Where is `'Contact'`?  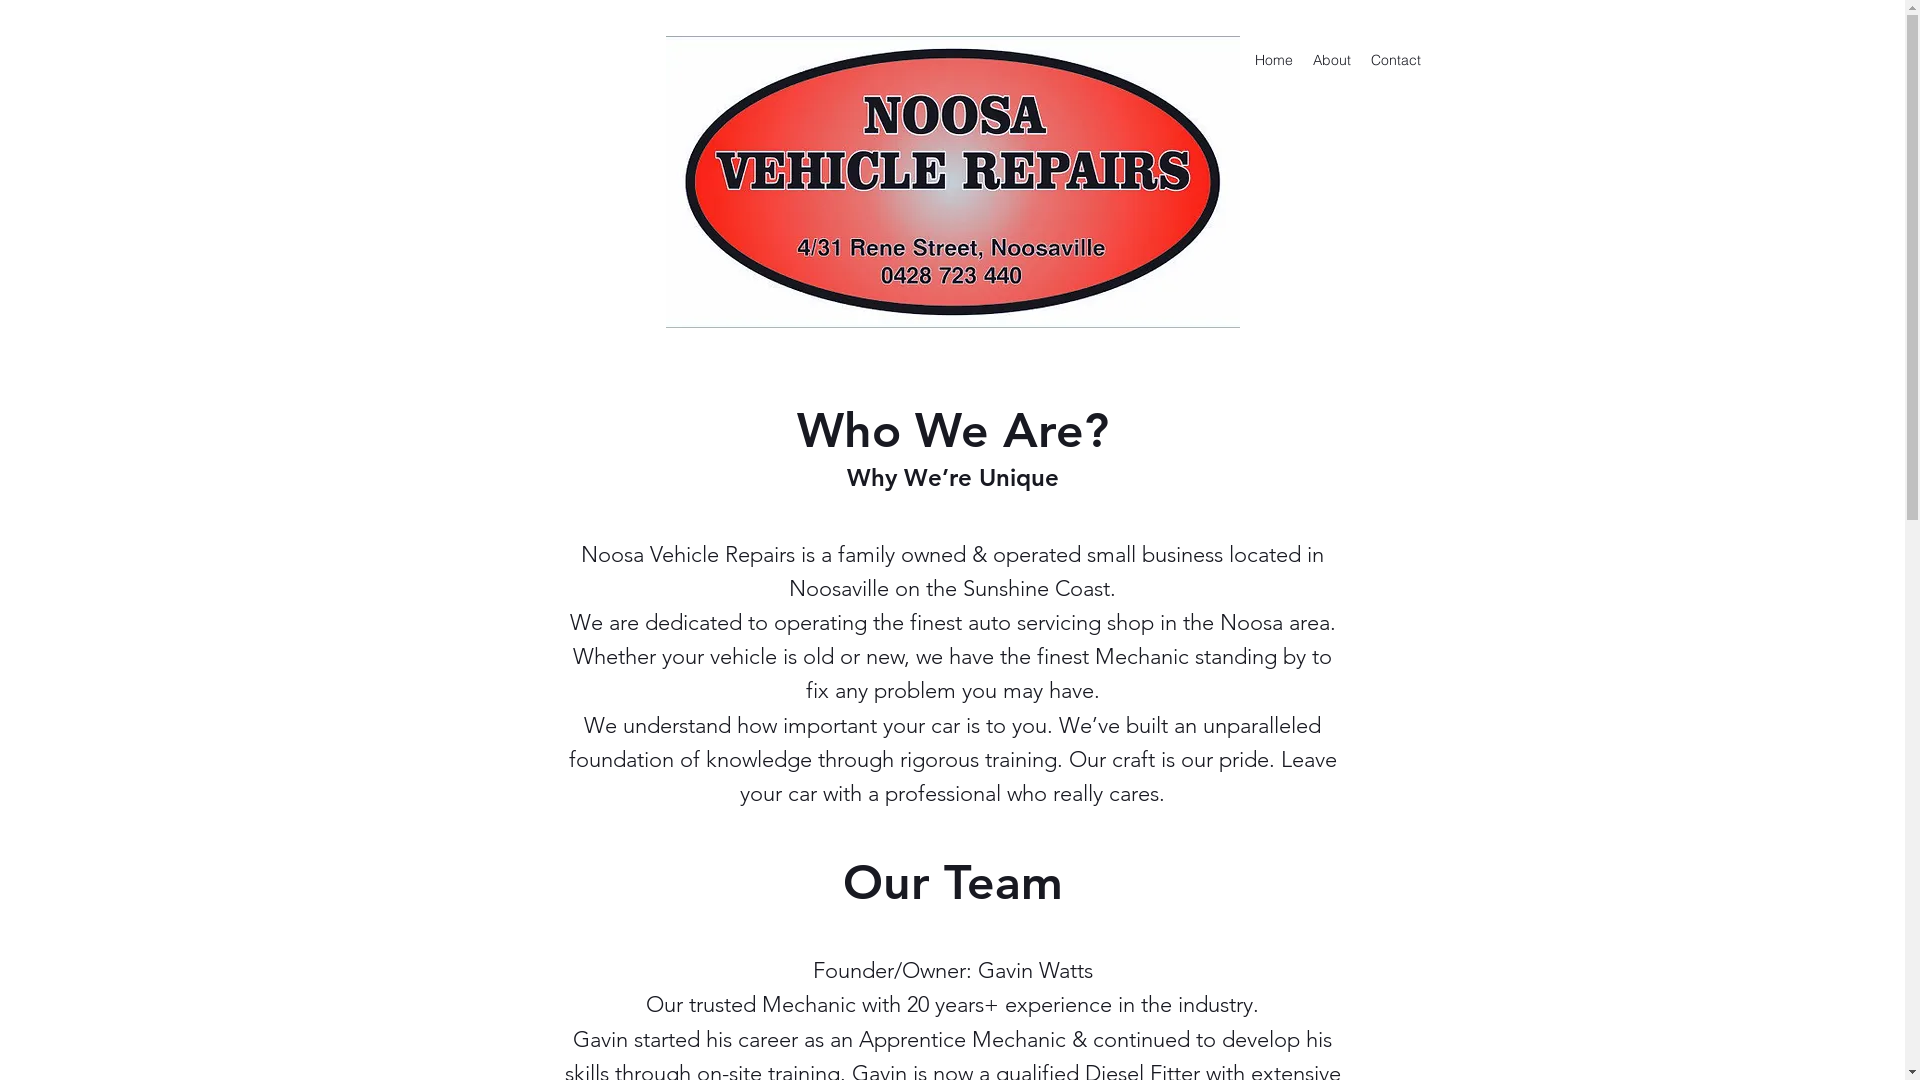 'Contact' is located at coordinates (1359, 59).